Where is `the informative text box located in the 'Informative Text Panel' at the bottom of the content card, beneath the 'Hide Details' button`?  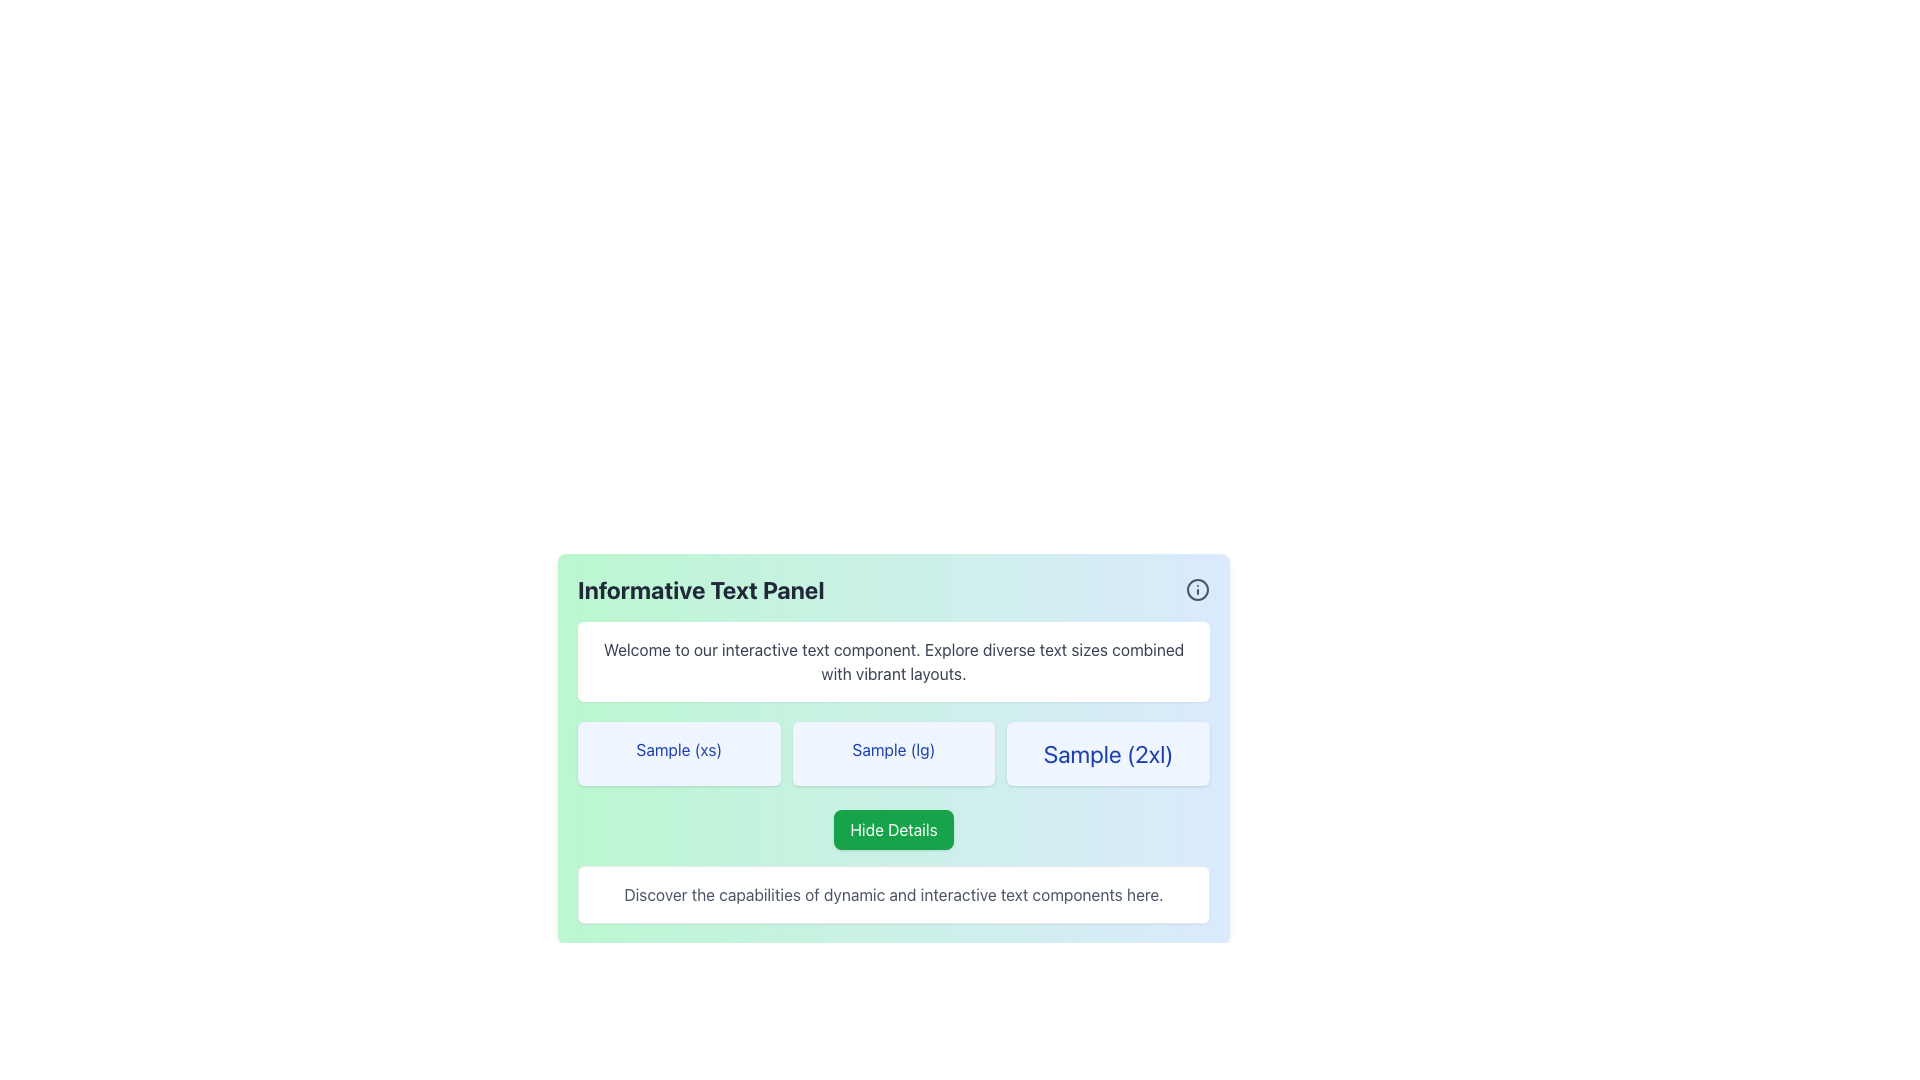
the informative text box located in the 'Informative Text Panel' at the bottom of the content card, beneath the 'Hide Details' button is located at coordinates (892, 893).